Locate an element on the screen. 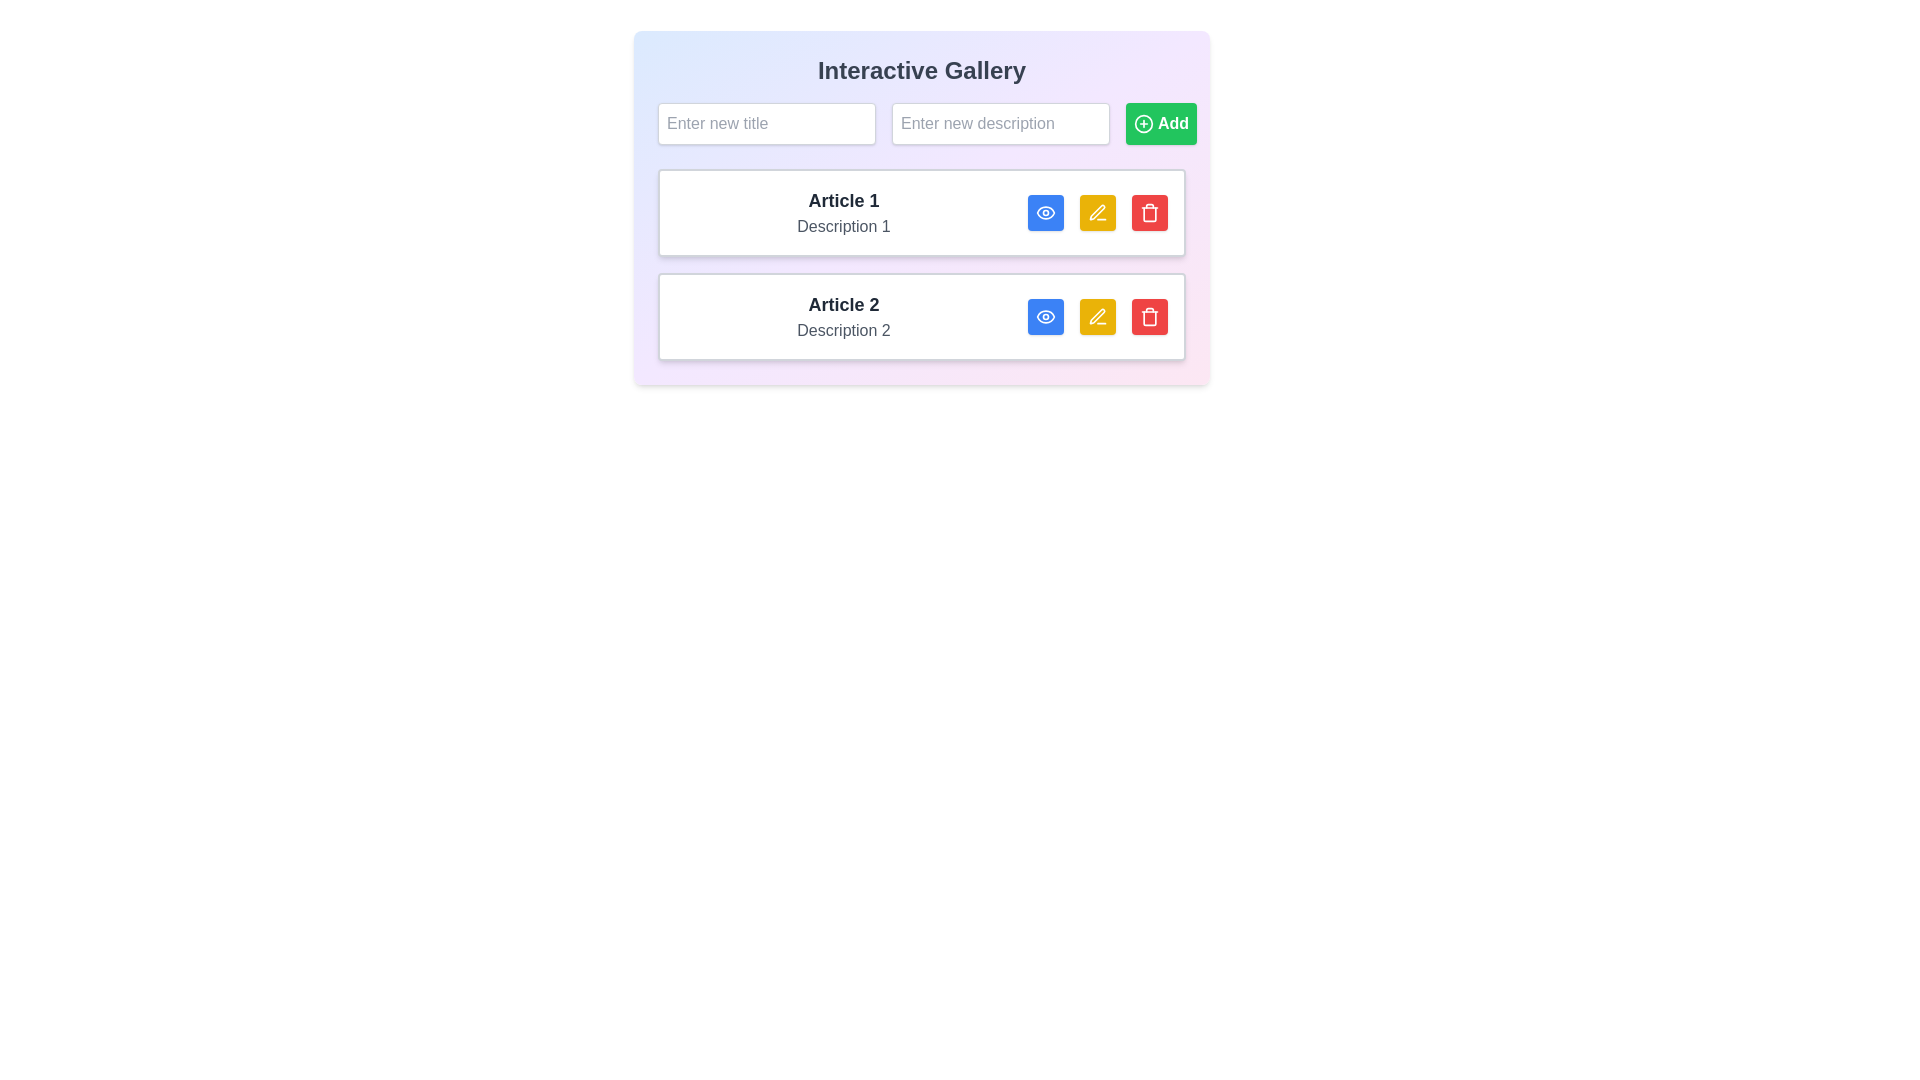 The image size is (1920, 1080). the edit action icon located in the middle of the action group for 'Article 2' to initiate the edit action is located at coordinates (1096, 315).